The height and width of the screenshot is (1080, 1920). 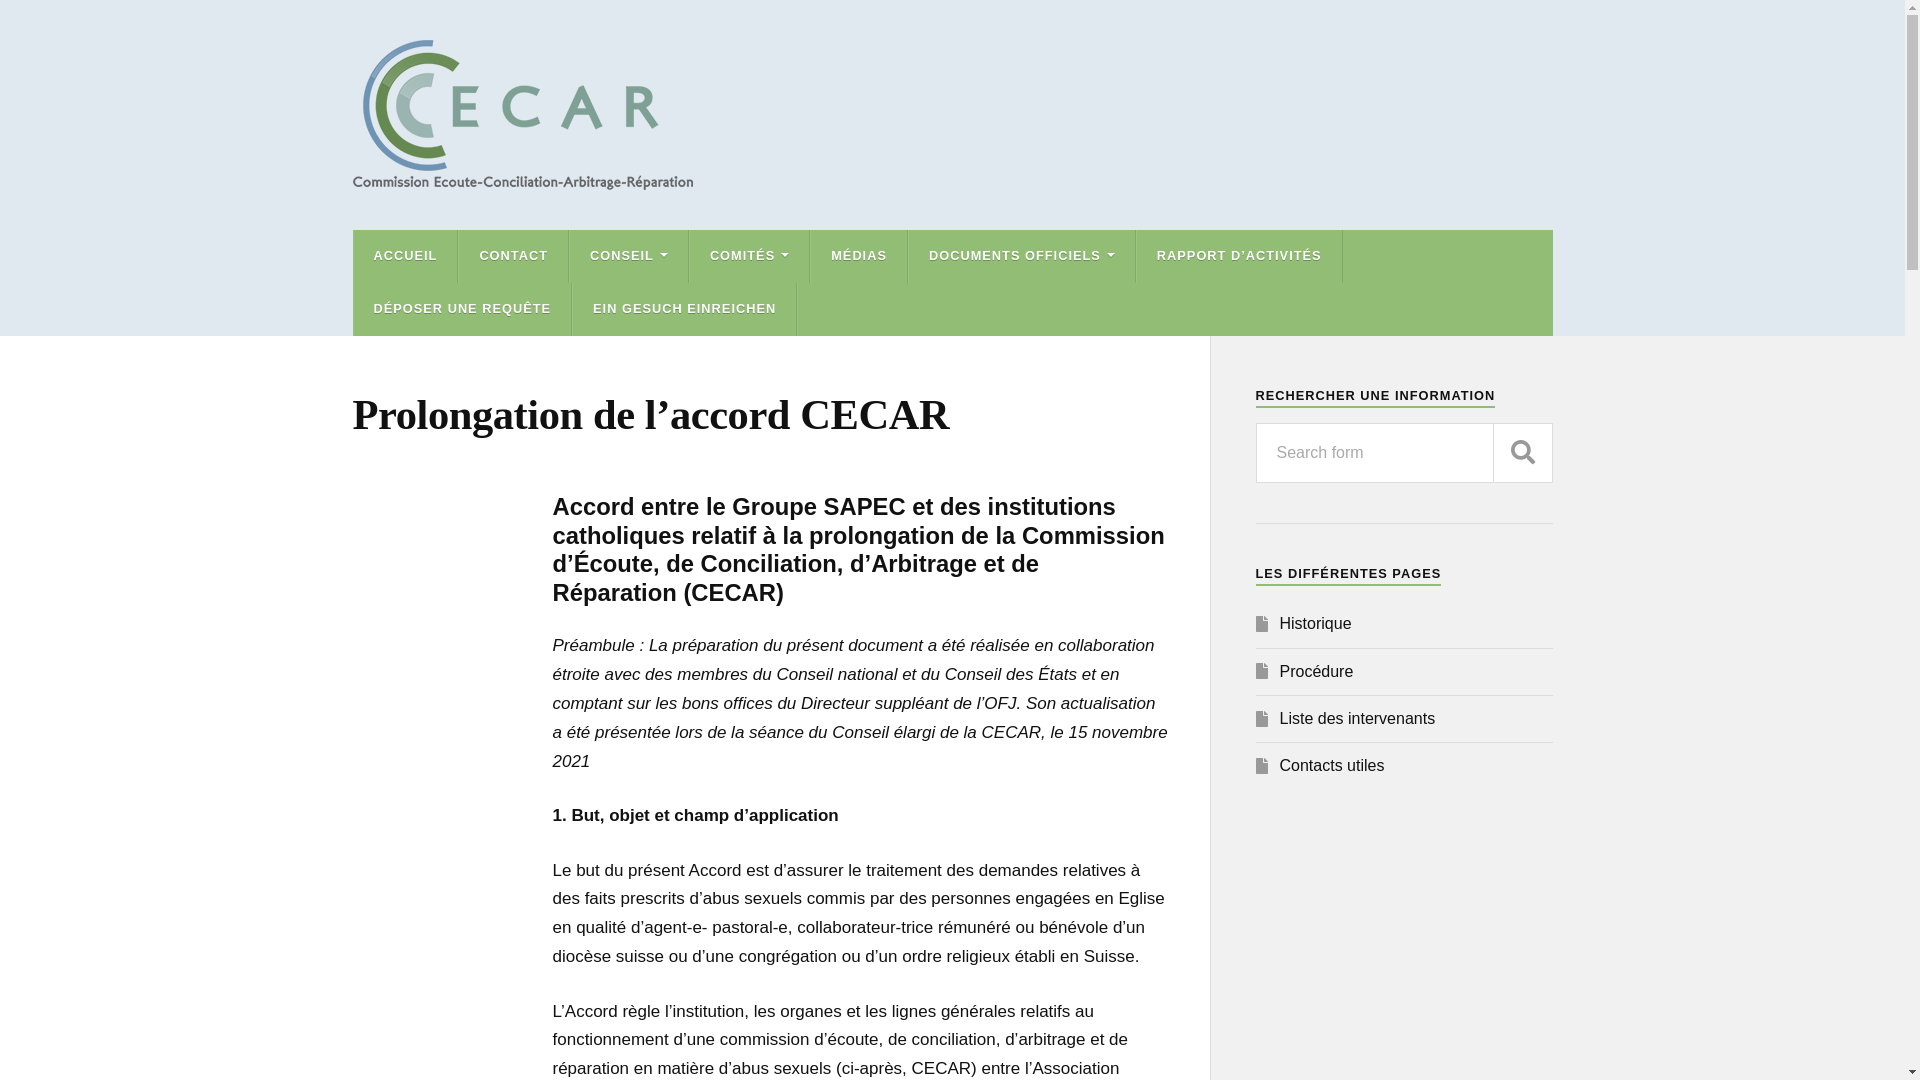 What do you see at coordinates (1315, 622) in the screenshot?
I see `'Historique'` at bounding box center [1315, 622].